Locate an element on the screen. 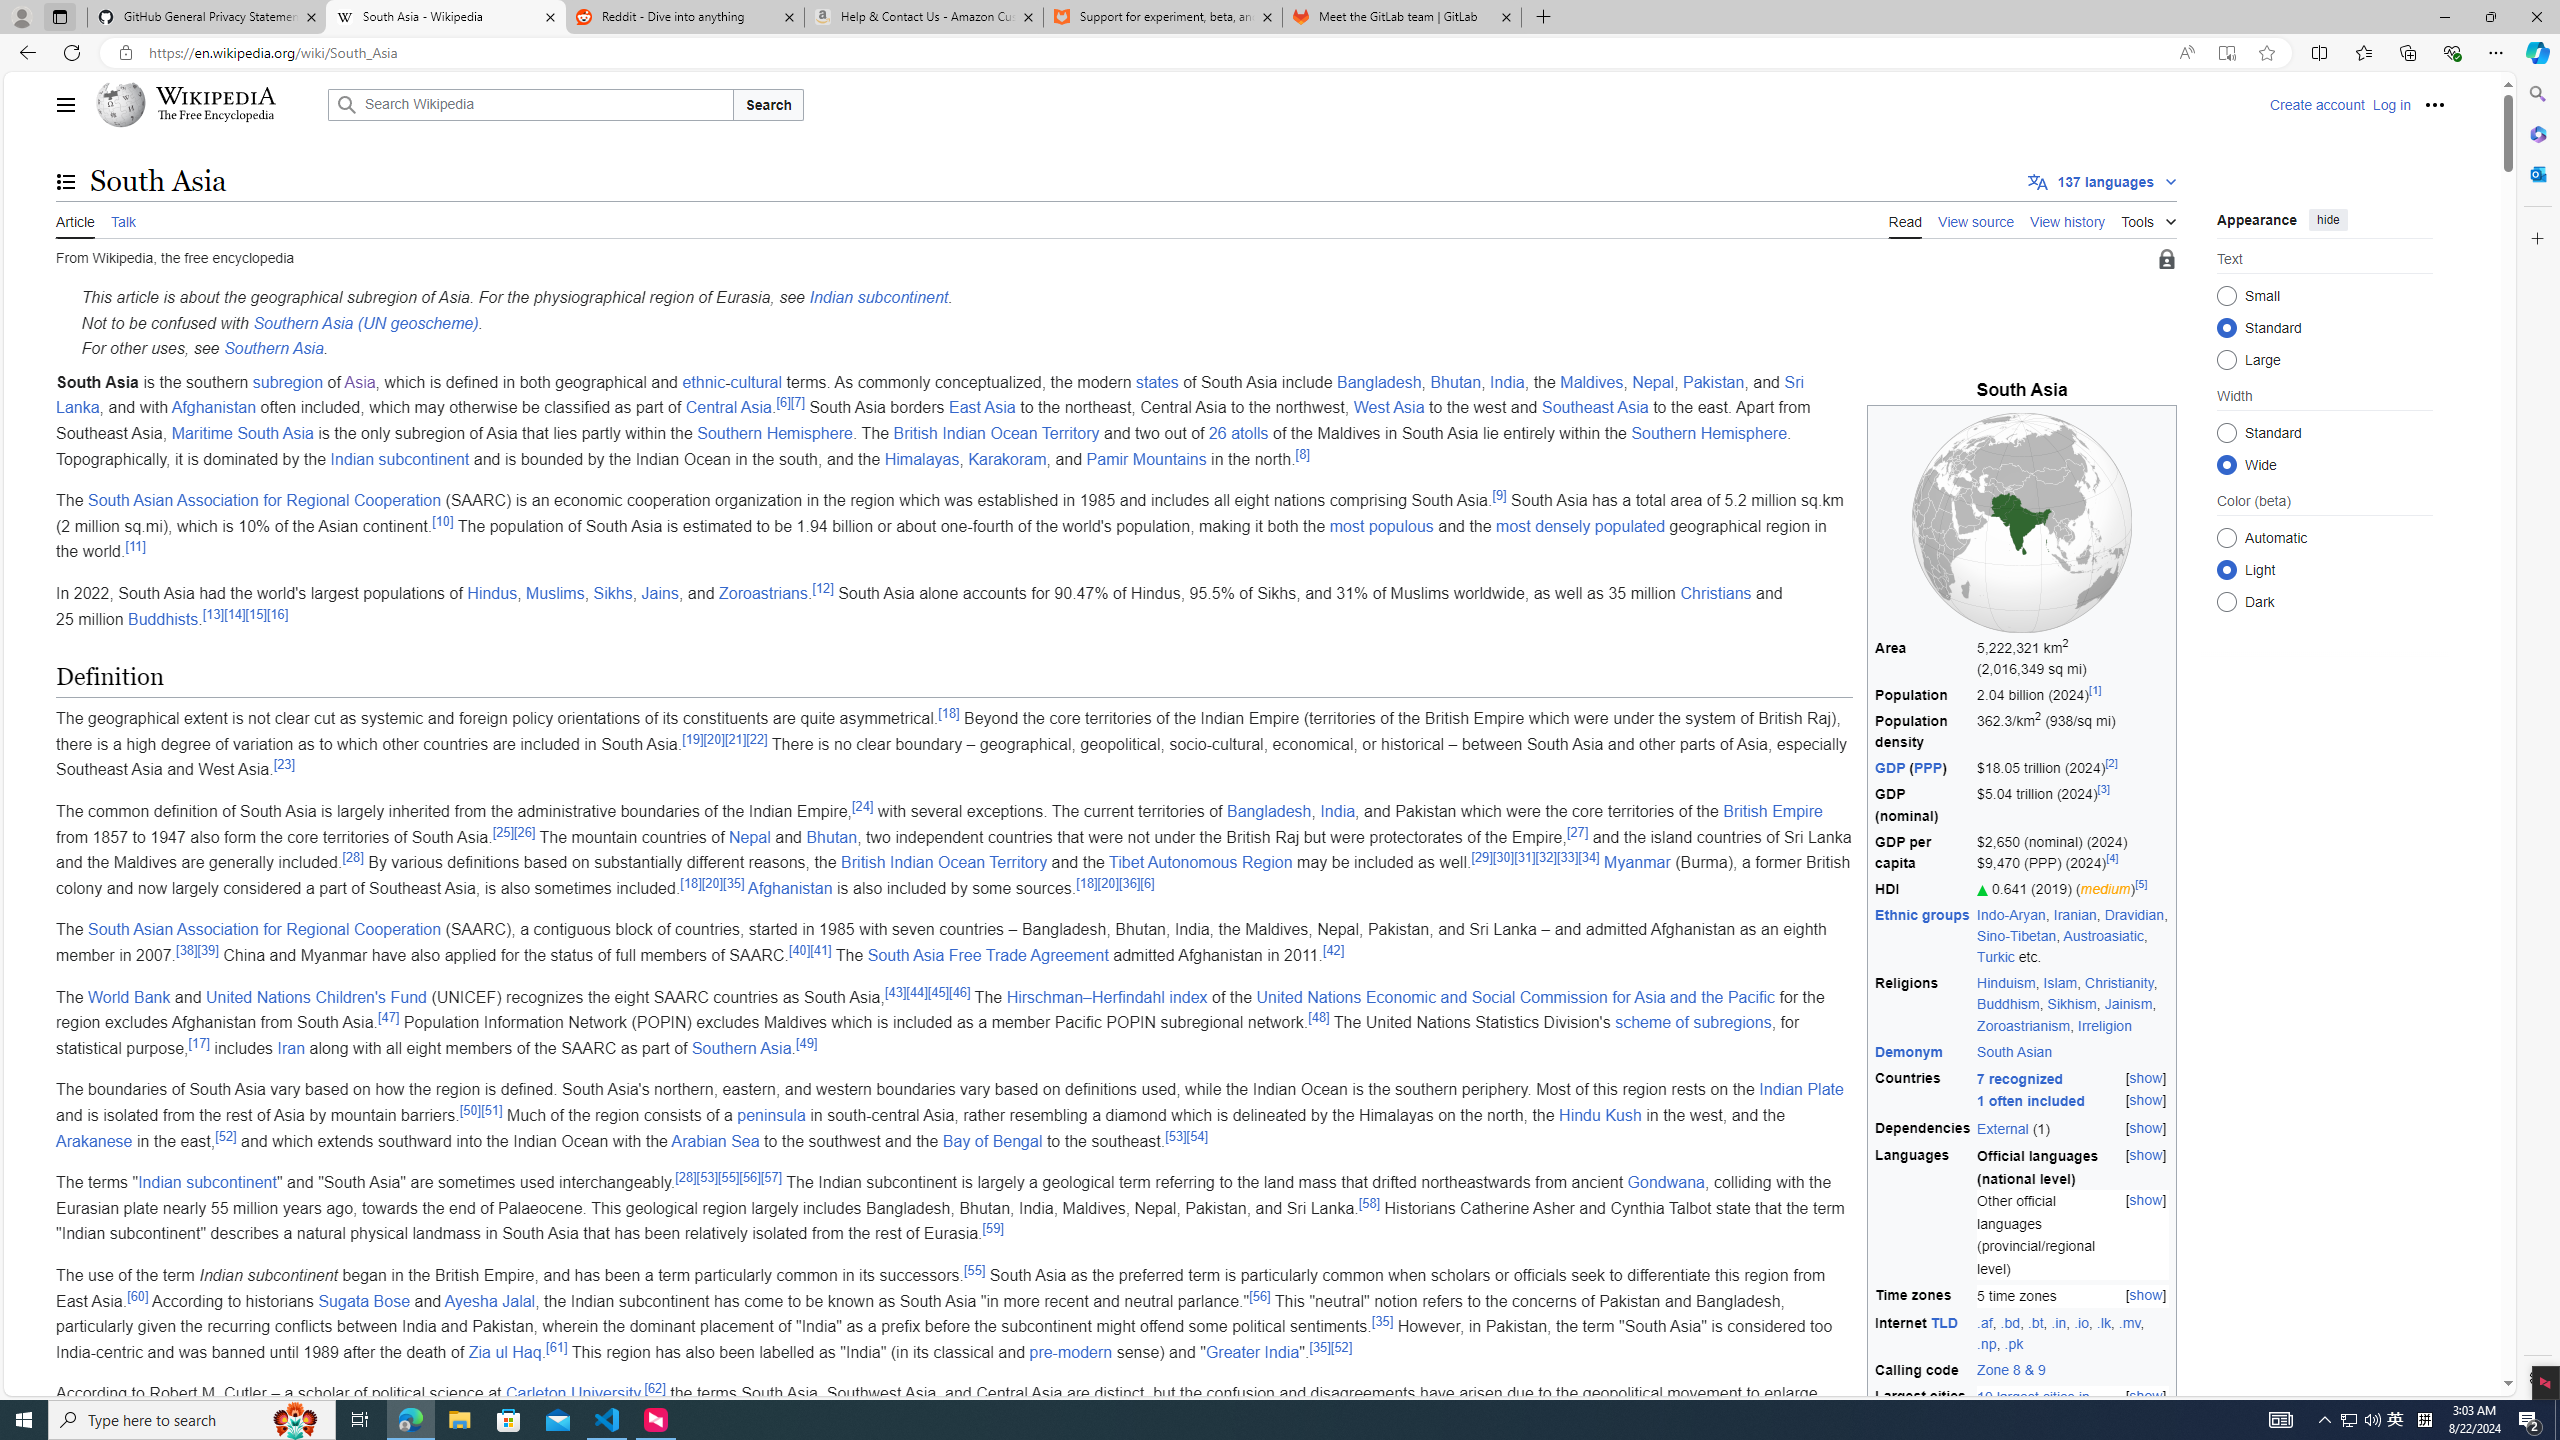 Image resolution: width=2560 pixels, height=1440 pixels. '$2,650 (nominal) (2024) $9,470 (PPP) (2024)[4]' is located at coordinates (2072, 851).